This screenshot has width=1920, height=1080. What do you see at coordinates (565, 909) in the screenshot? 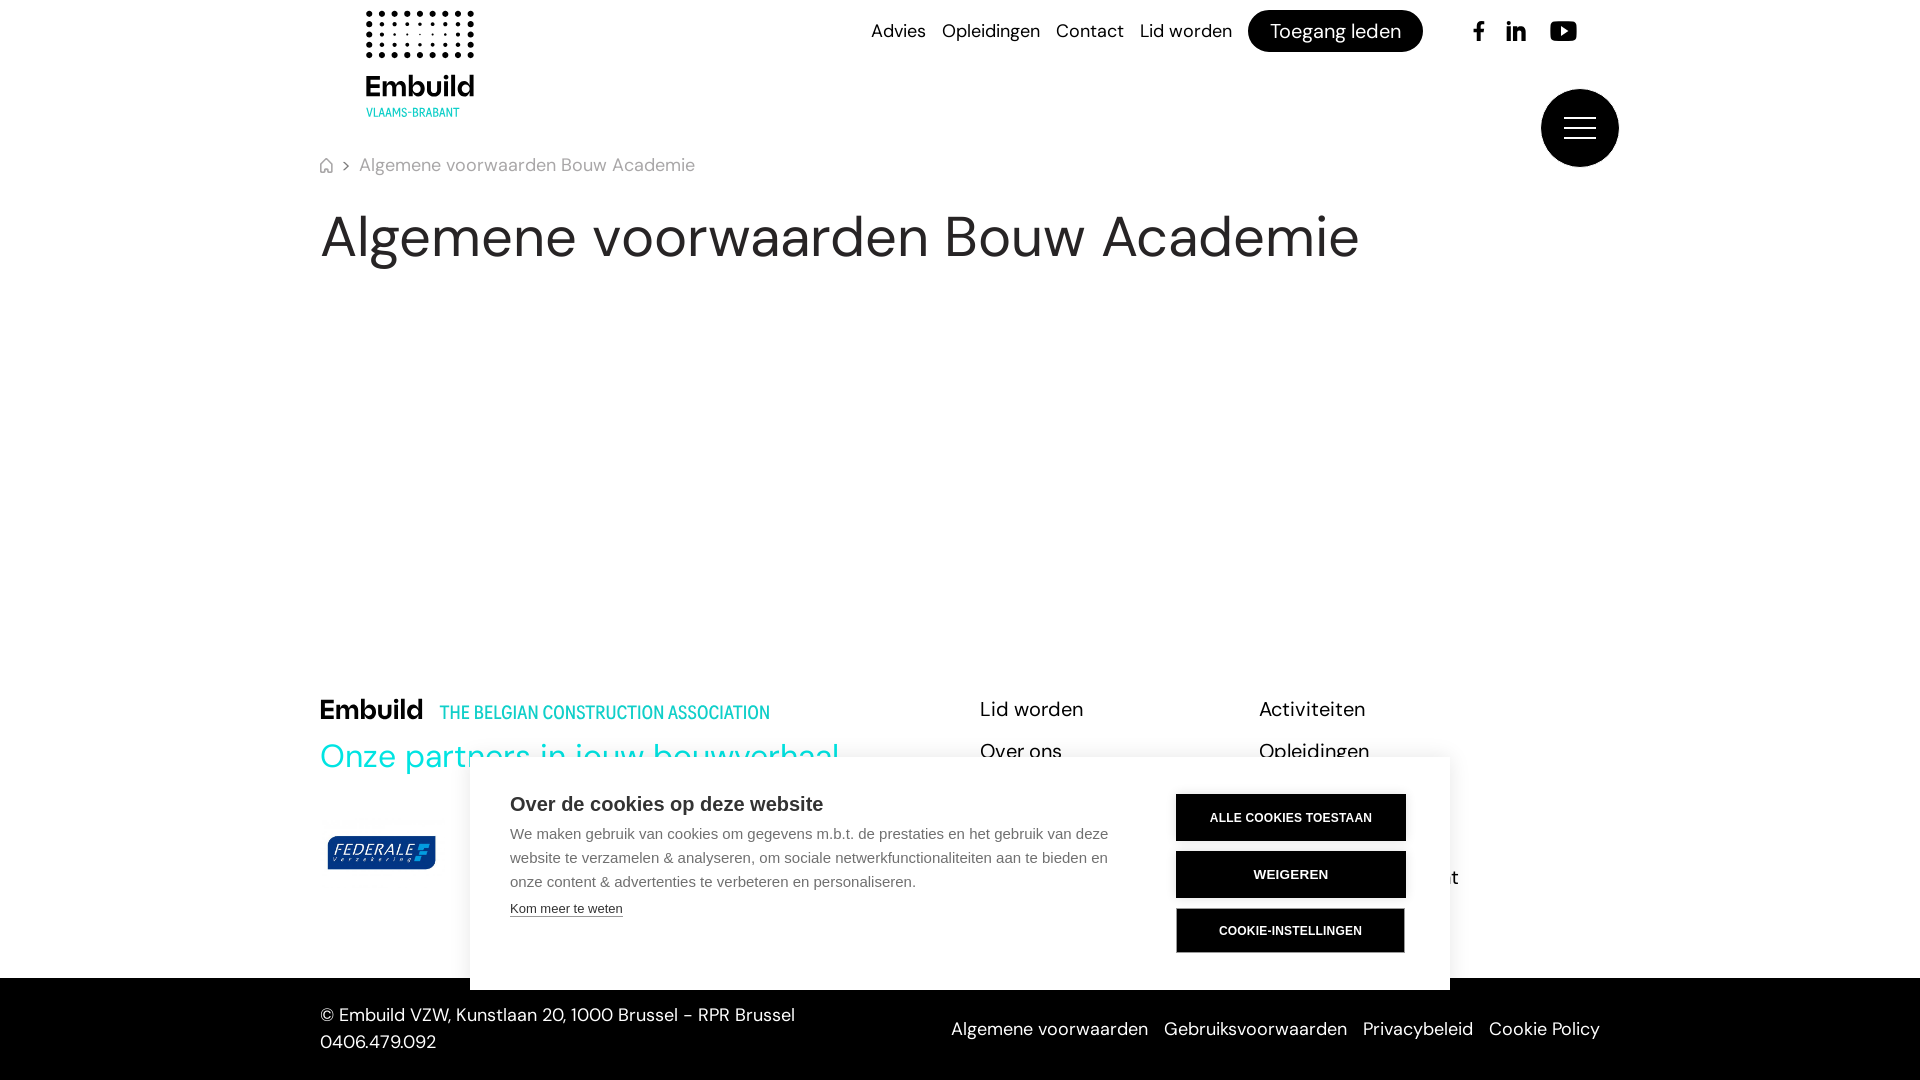
I see `'Kom meer te weten'` at bounding box center [565, 909].